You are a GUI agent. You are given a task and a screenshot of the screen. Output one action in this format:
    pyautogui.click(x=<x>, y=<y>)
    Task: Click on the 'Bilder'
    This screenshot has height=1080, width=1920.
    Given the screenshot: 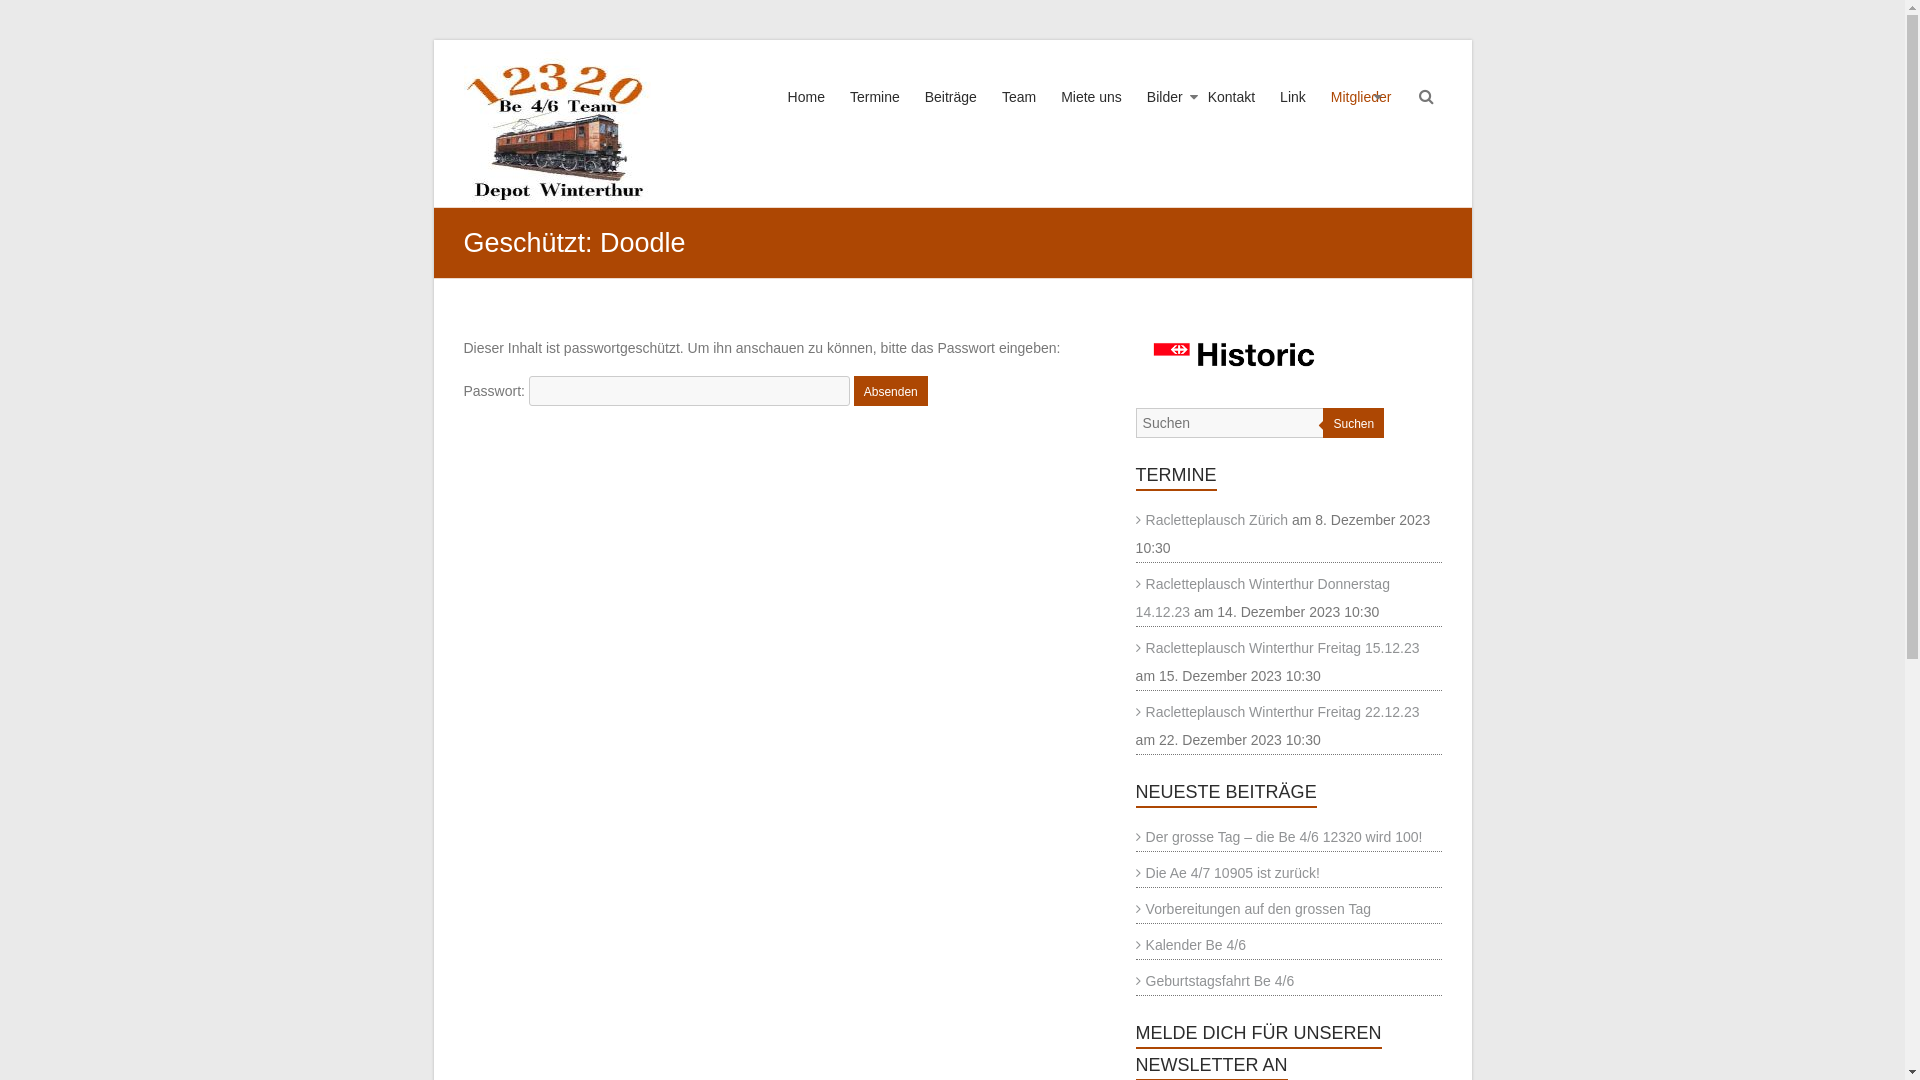 What is the action you would take?
    pyautogui.click(x=1165, y=115)
    